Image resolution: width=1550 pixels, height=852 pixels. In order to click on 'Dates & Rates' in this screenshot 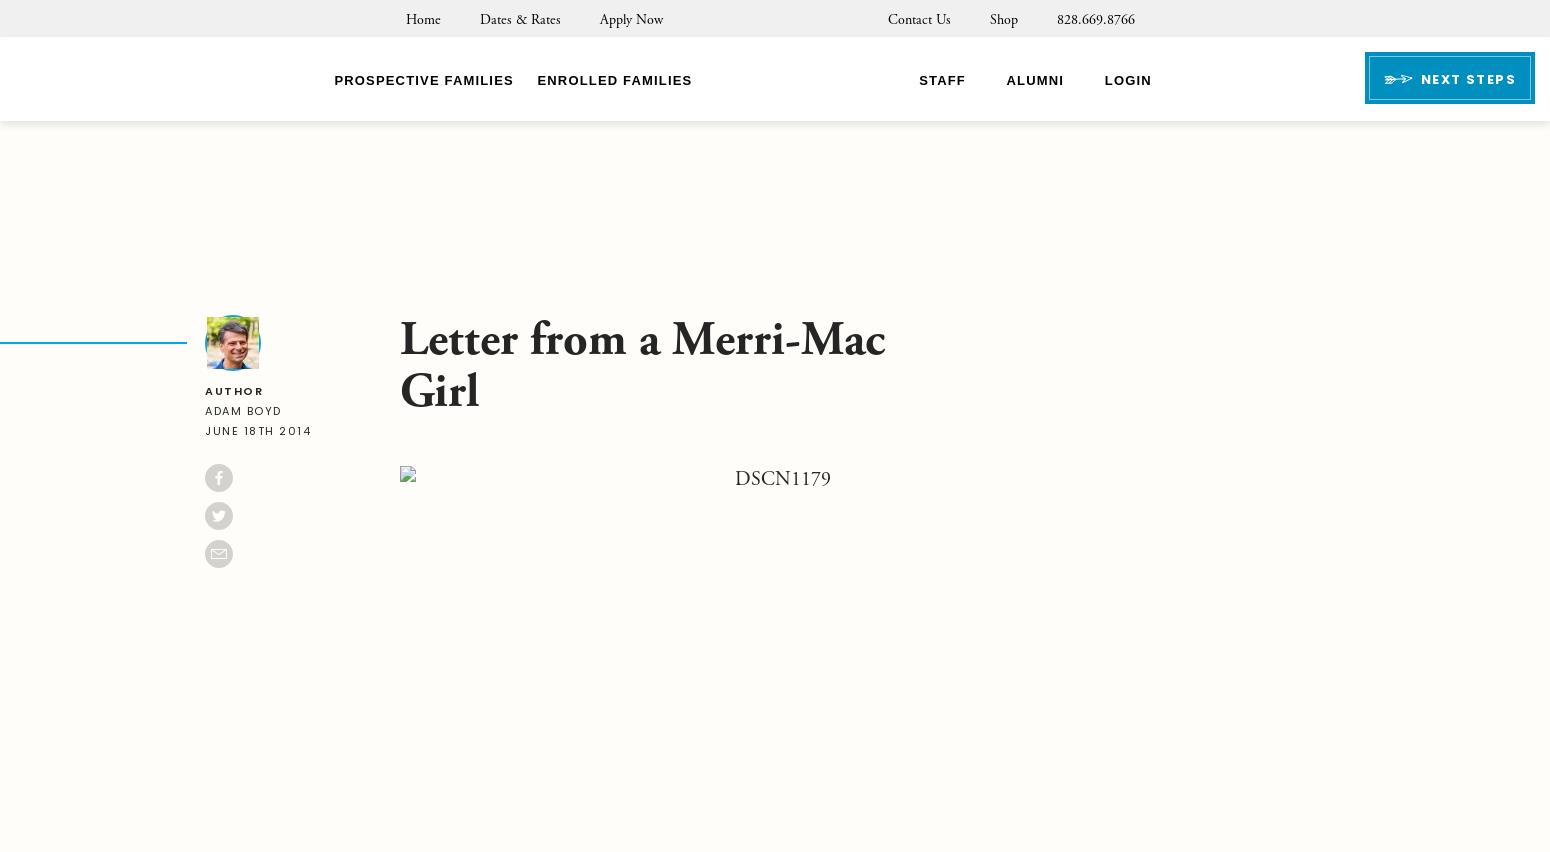, I will do `click(518, 19)`.